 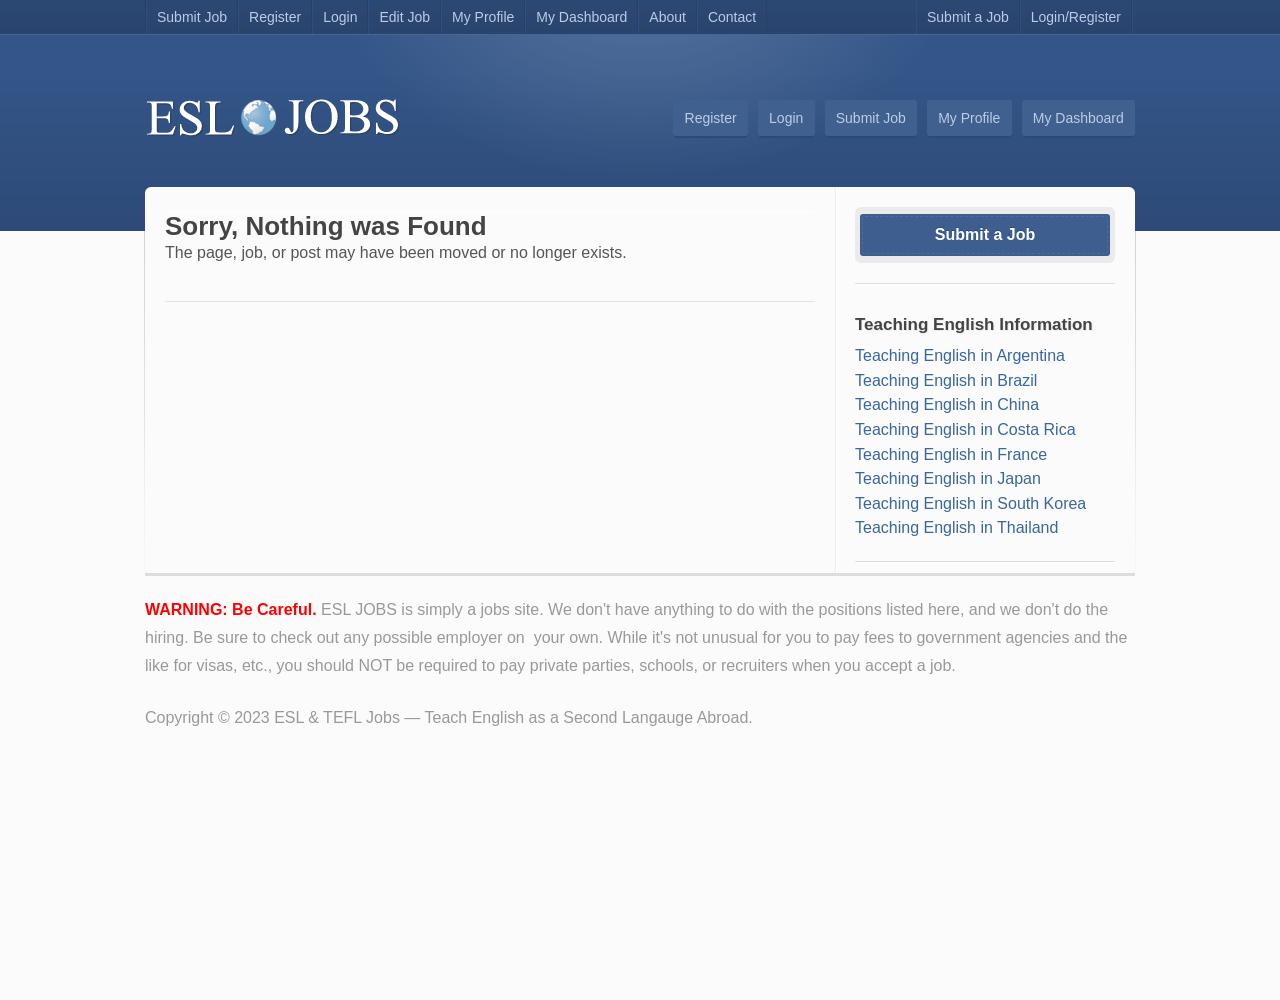 I want to click on 'Teaching English in France', so click(x=950, y=452).